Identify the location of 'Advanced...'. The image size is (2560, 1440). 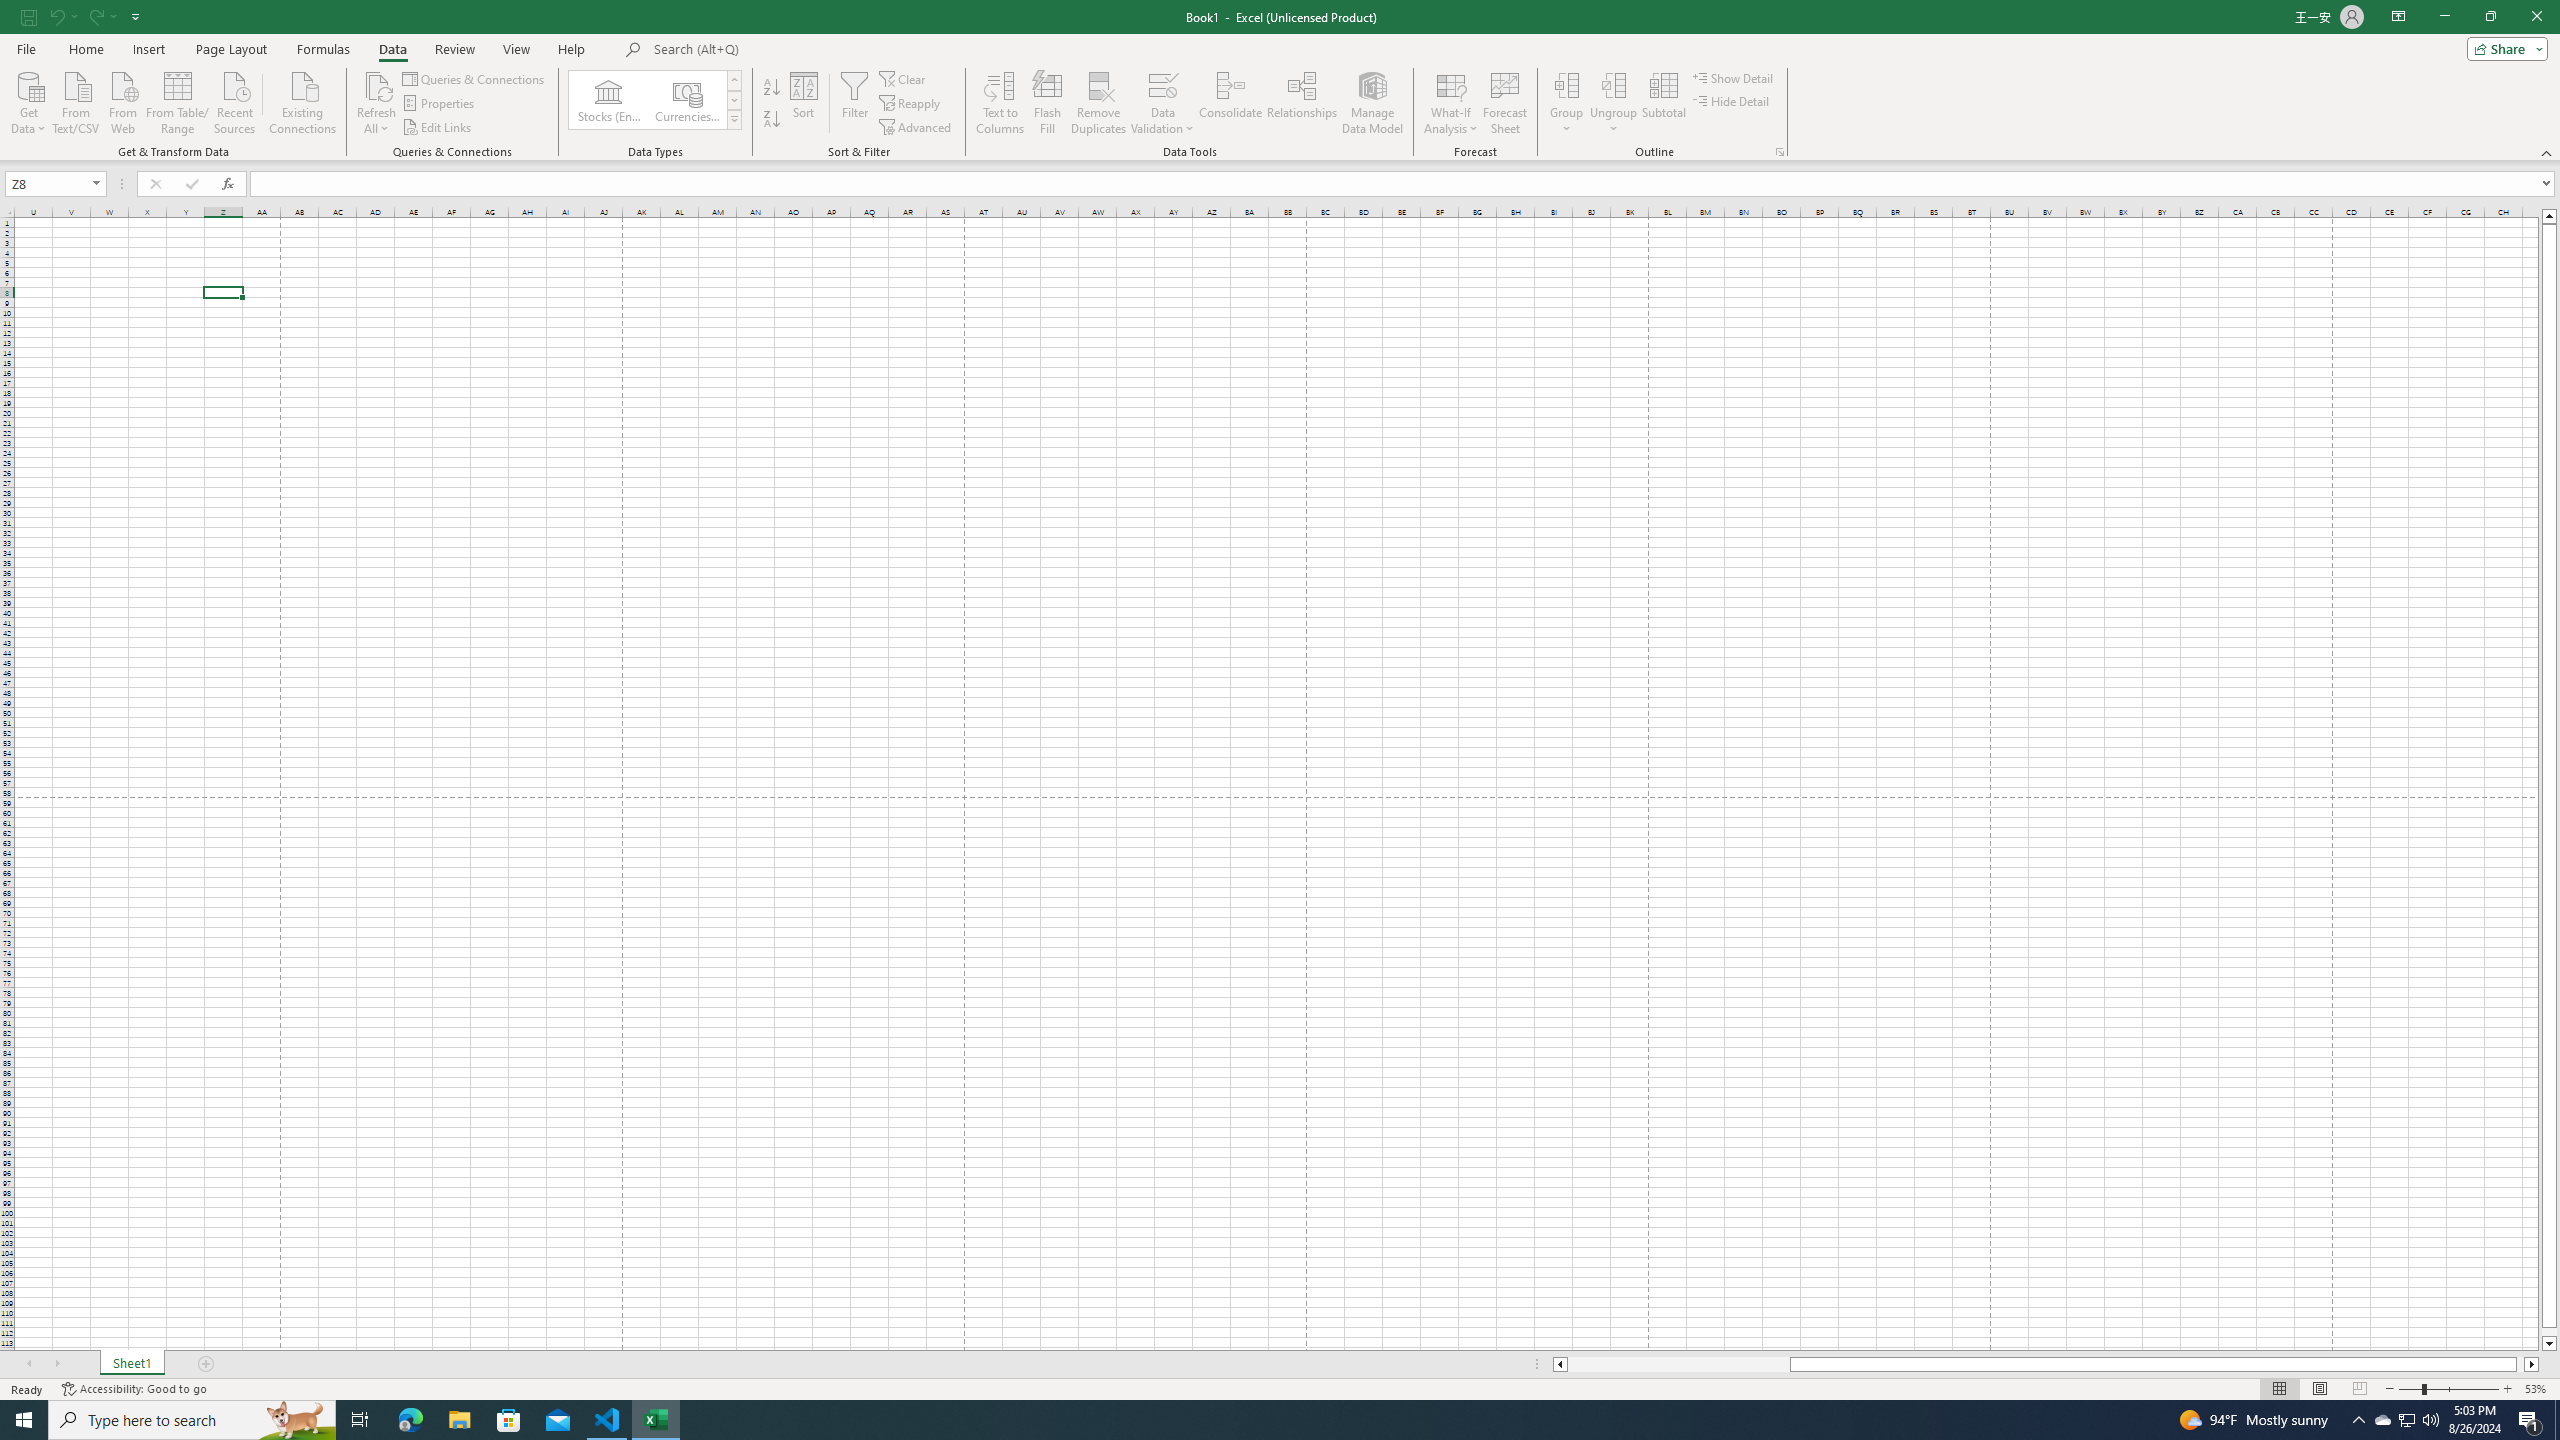
(916, 127).